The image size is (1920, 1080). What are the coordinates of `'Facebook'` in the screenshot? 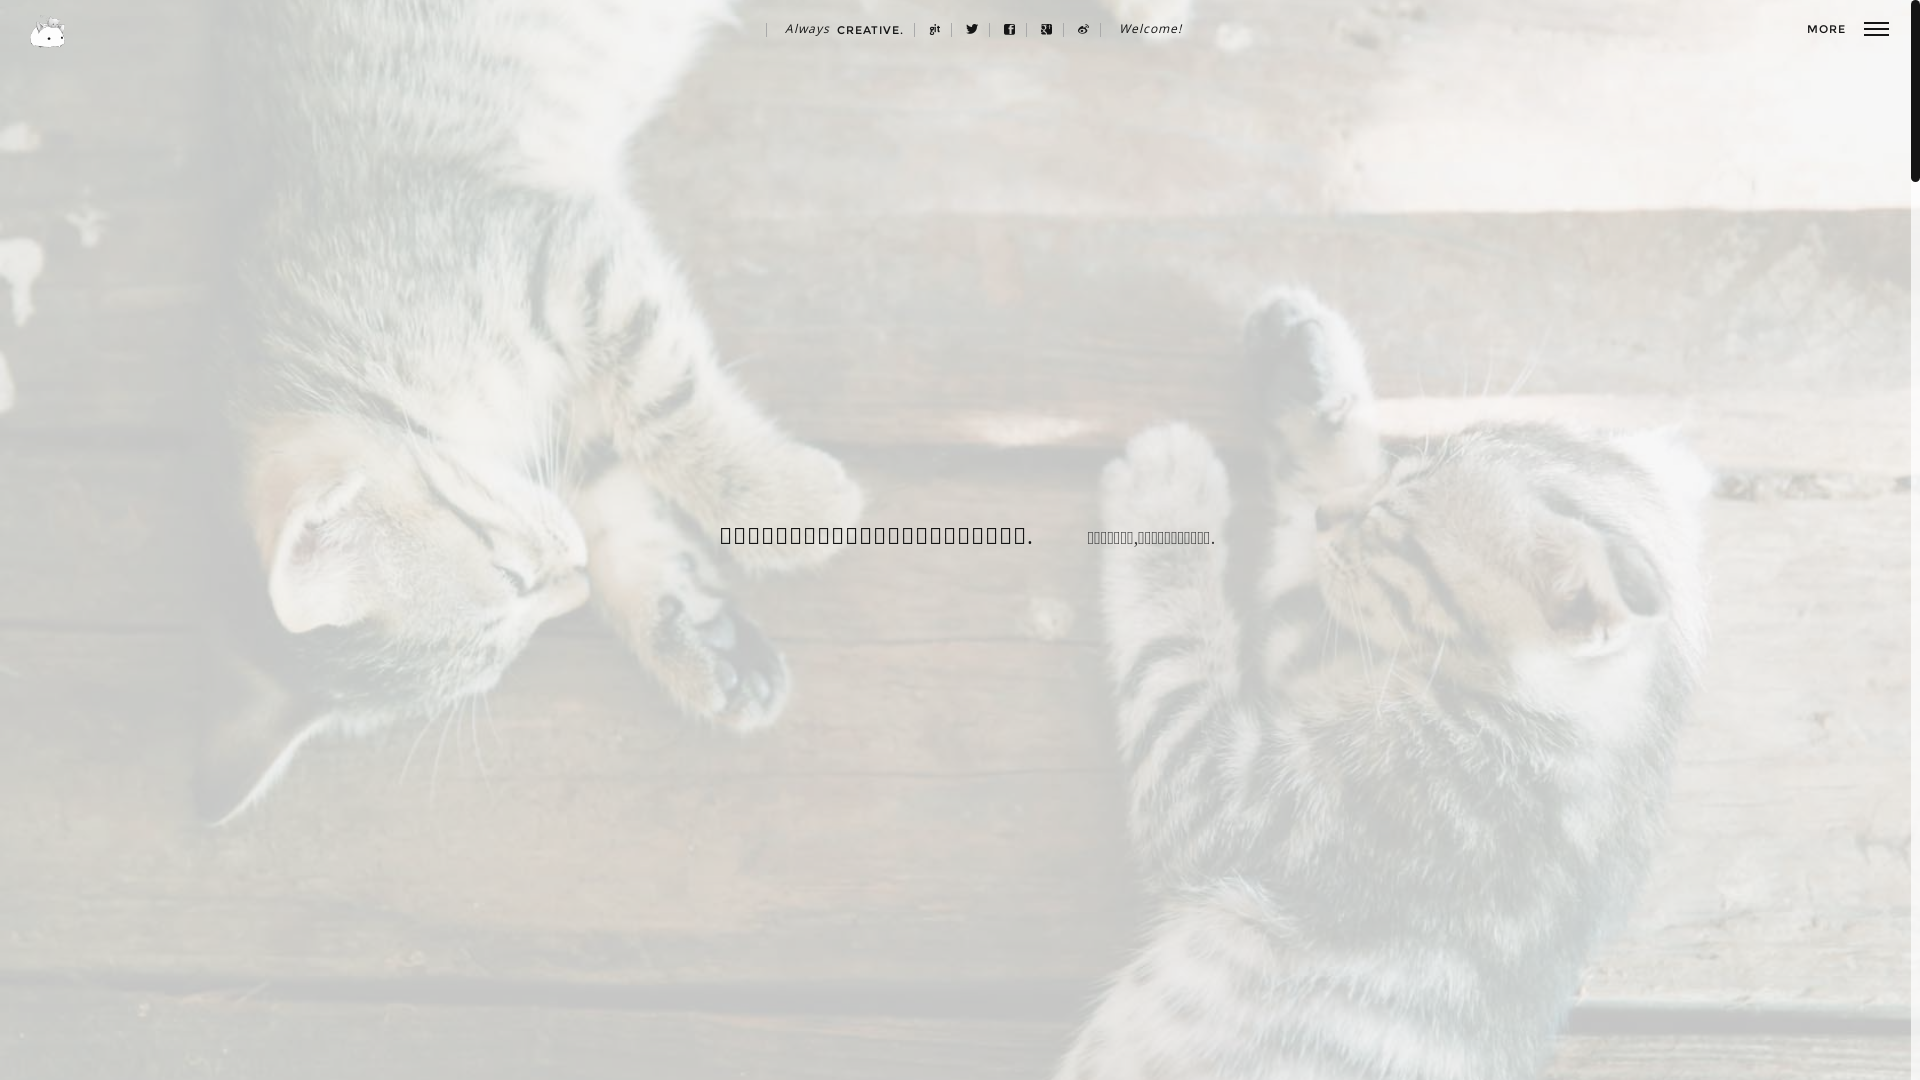 It's located at (993, 30).